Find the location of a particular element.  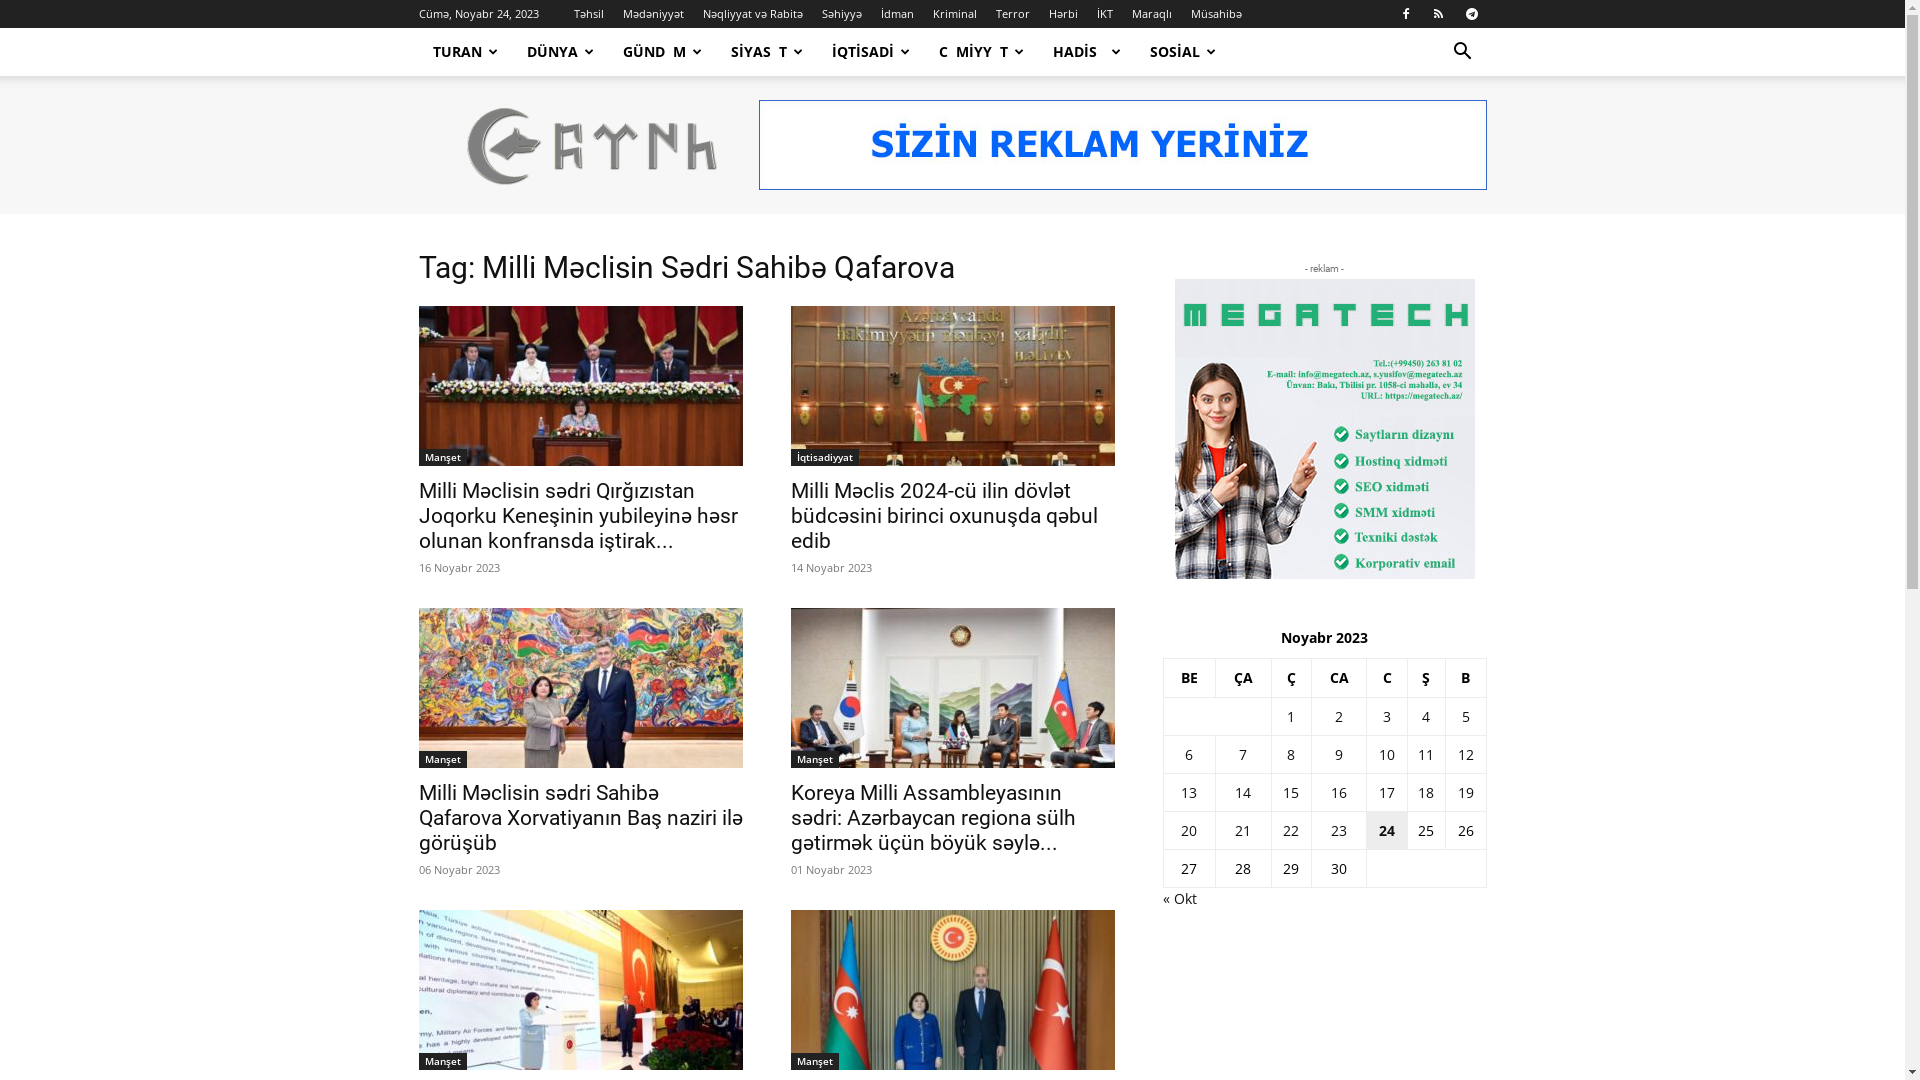

'8' is located at coordinates (1291, 754).